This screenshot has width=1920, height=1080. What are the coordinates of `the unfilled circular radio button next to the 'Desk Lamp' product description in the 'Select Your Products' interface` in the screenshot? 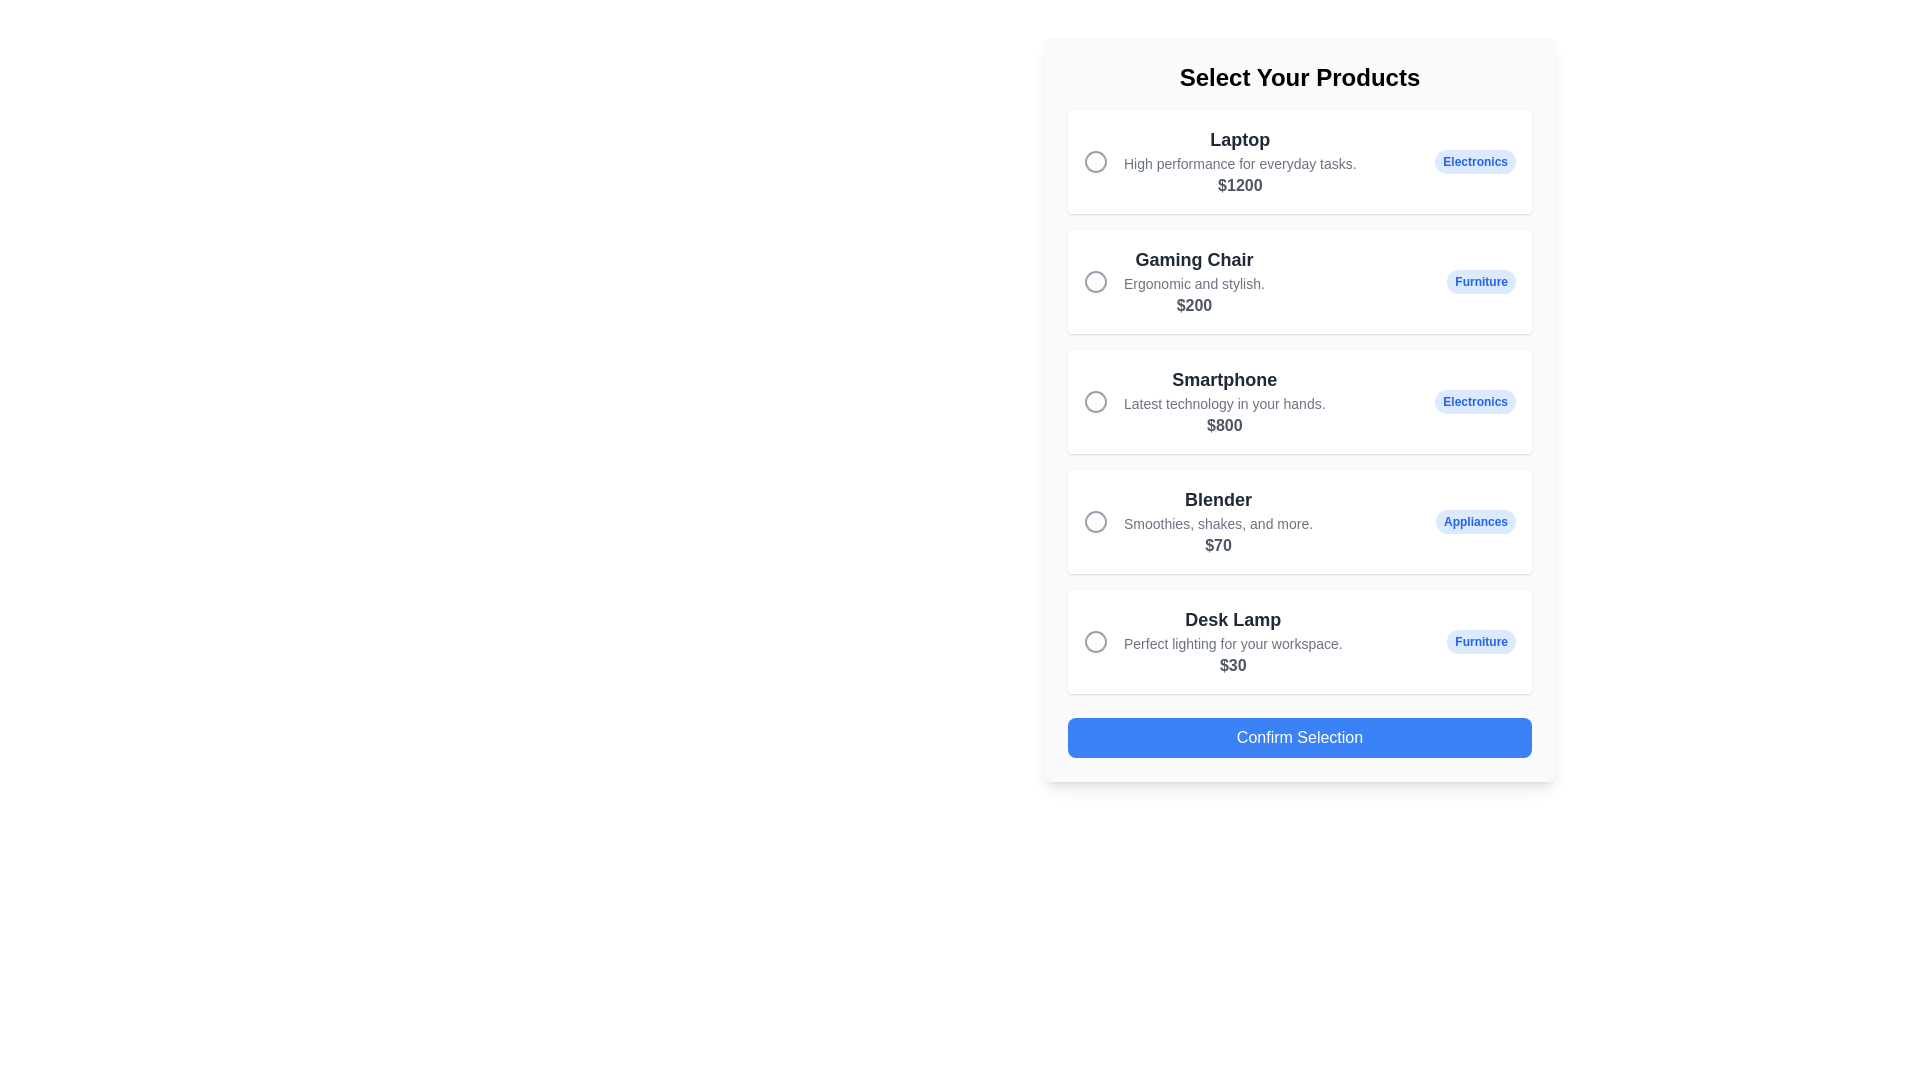 It's located at (1094, 641).